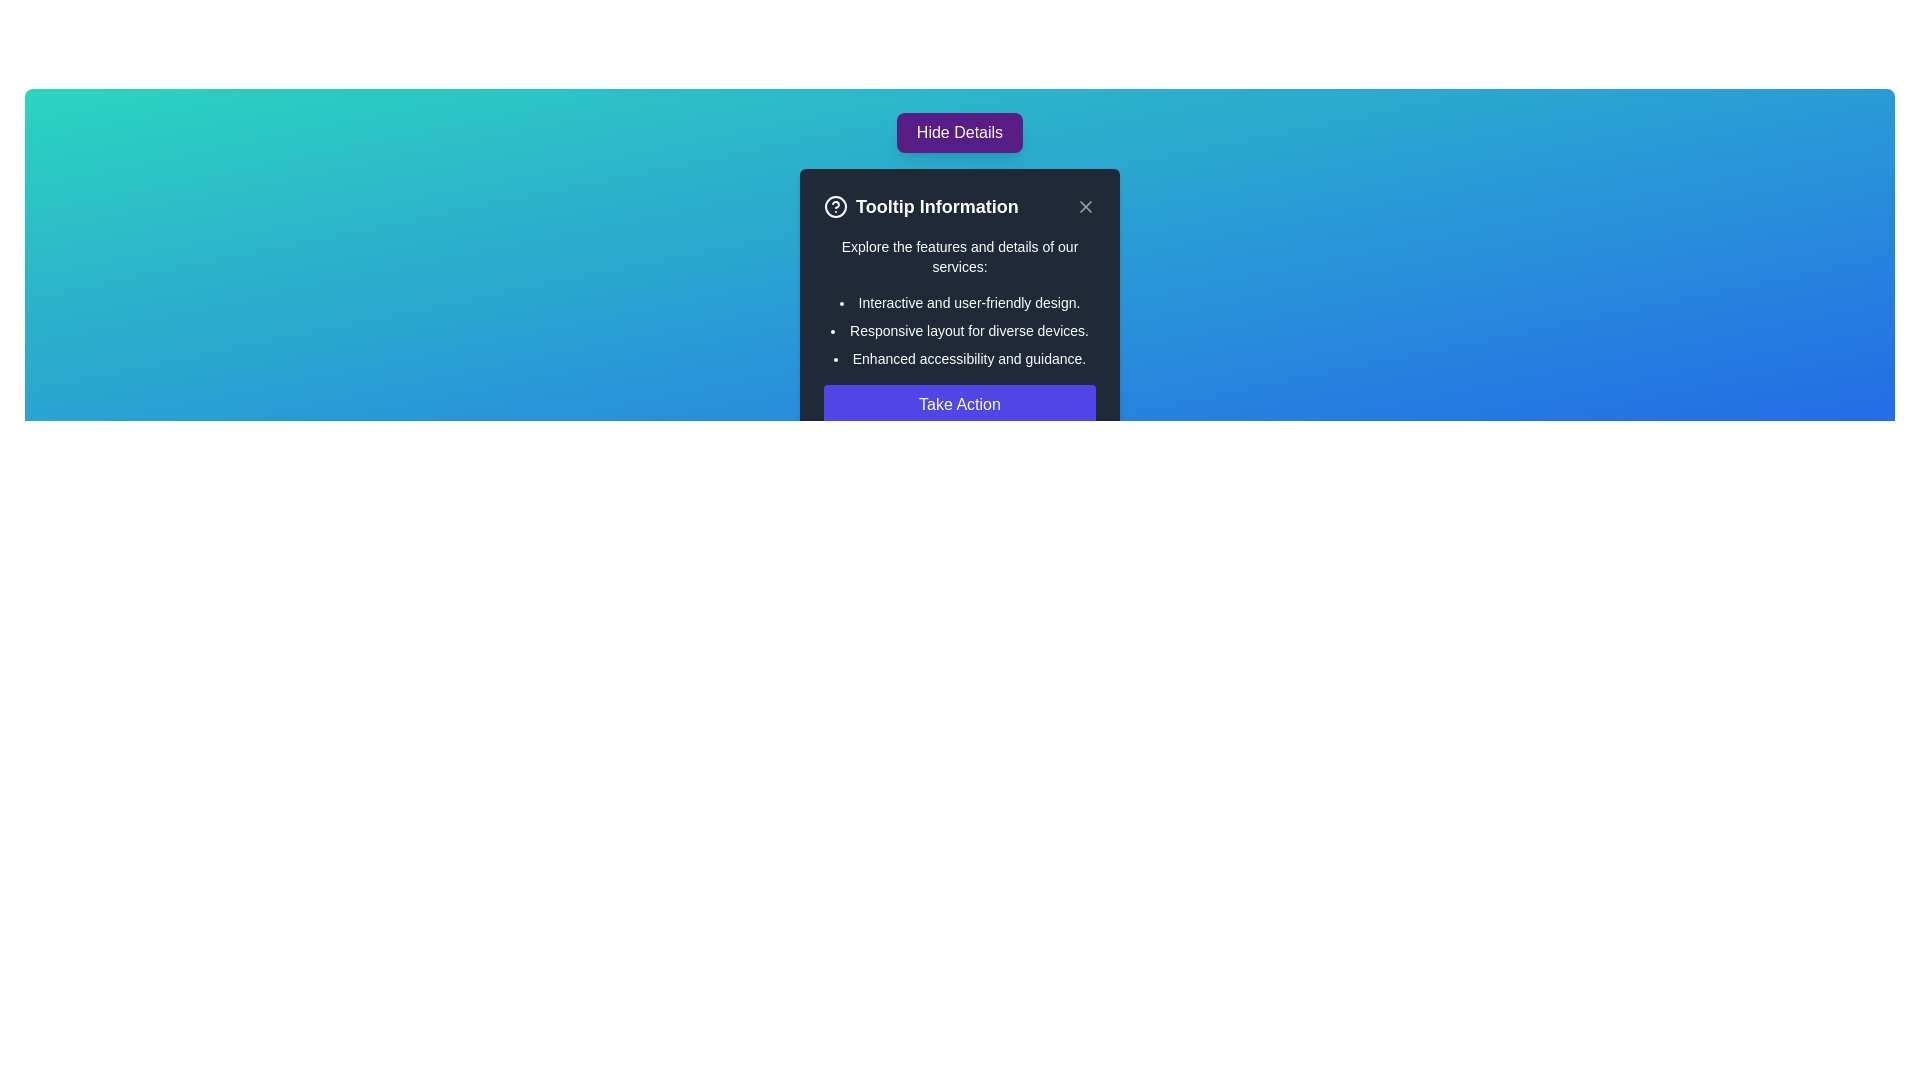  I want to click on text content of the header text block in the dark-themed dialog box, which is positioned at the center top section next to an icon, so click(920, 207).